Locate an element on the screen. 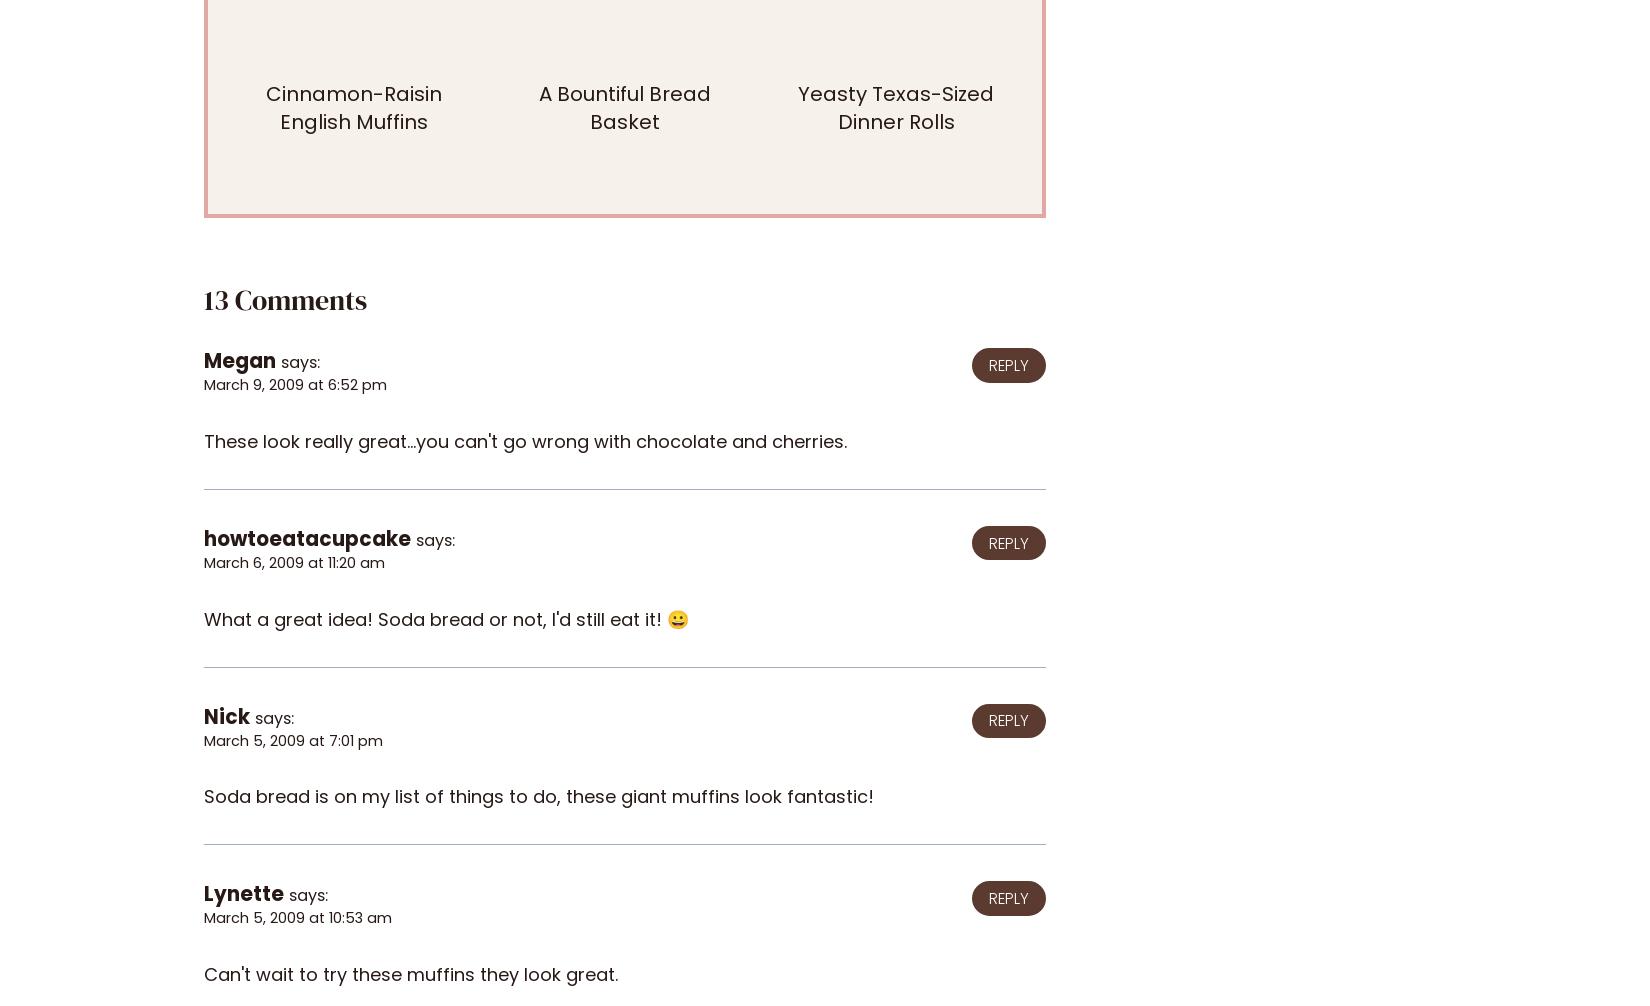  '13 Comments' is located at coordinates (285, 298).